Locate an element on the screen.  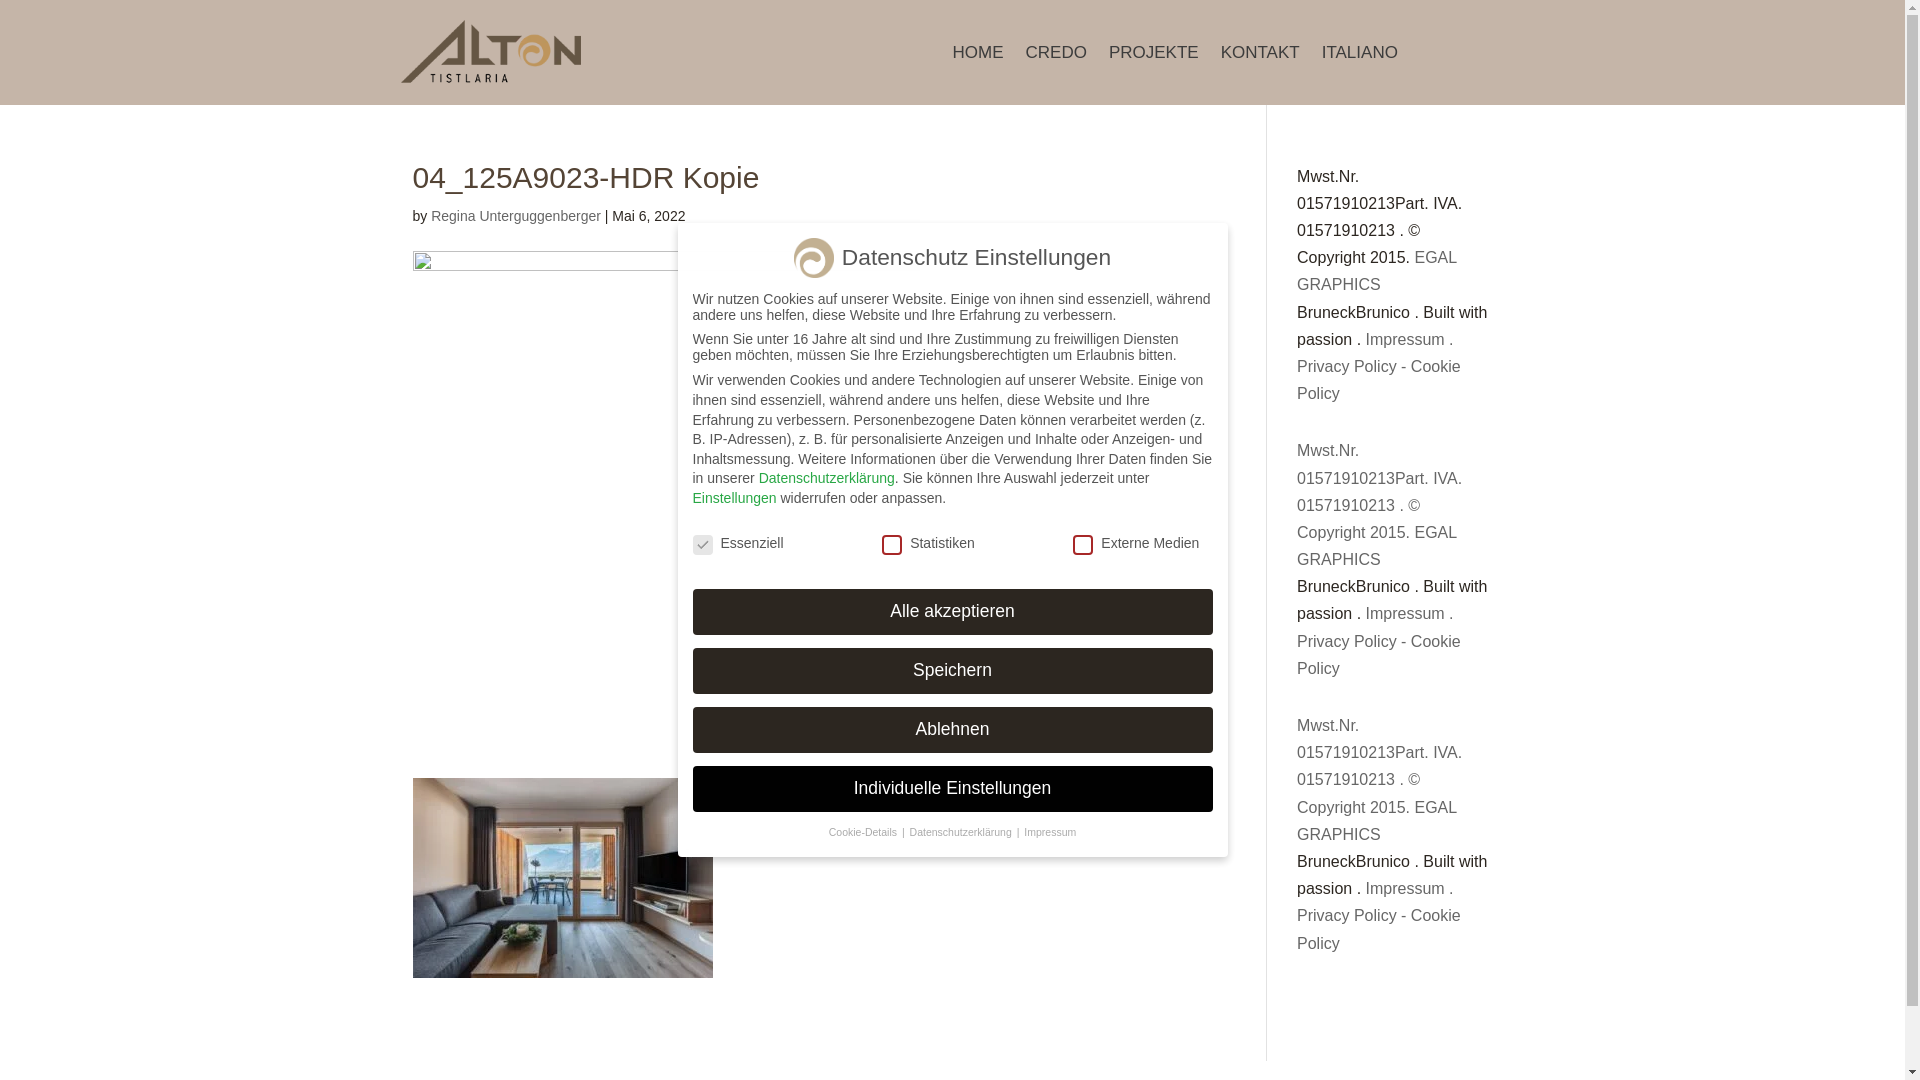
'ITALIANO' is located at coordinates (1359, 56).